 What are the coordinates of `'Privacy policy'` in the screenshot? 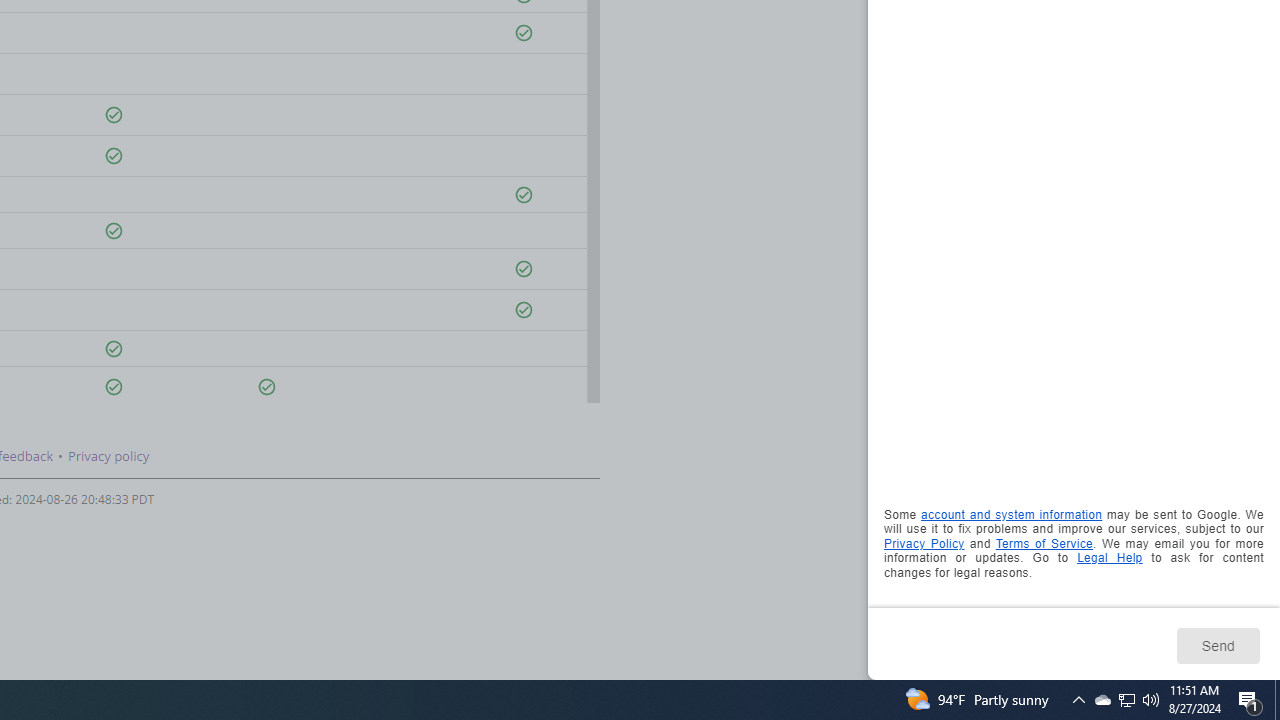 It's located at (107, 456).